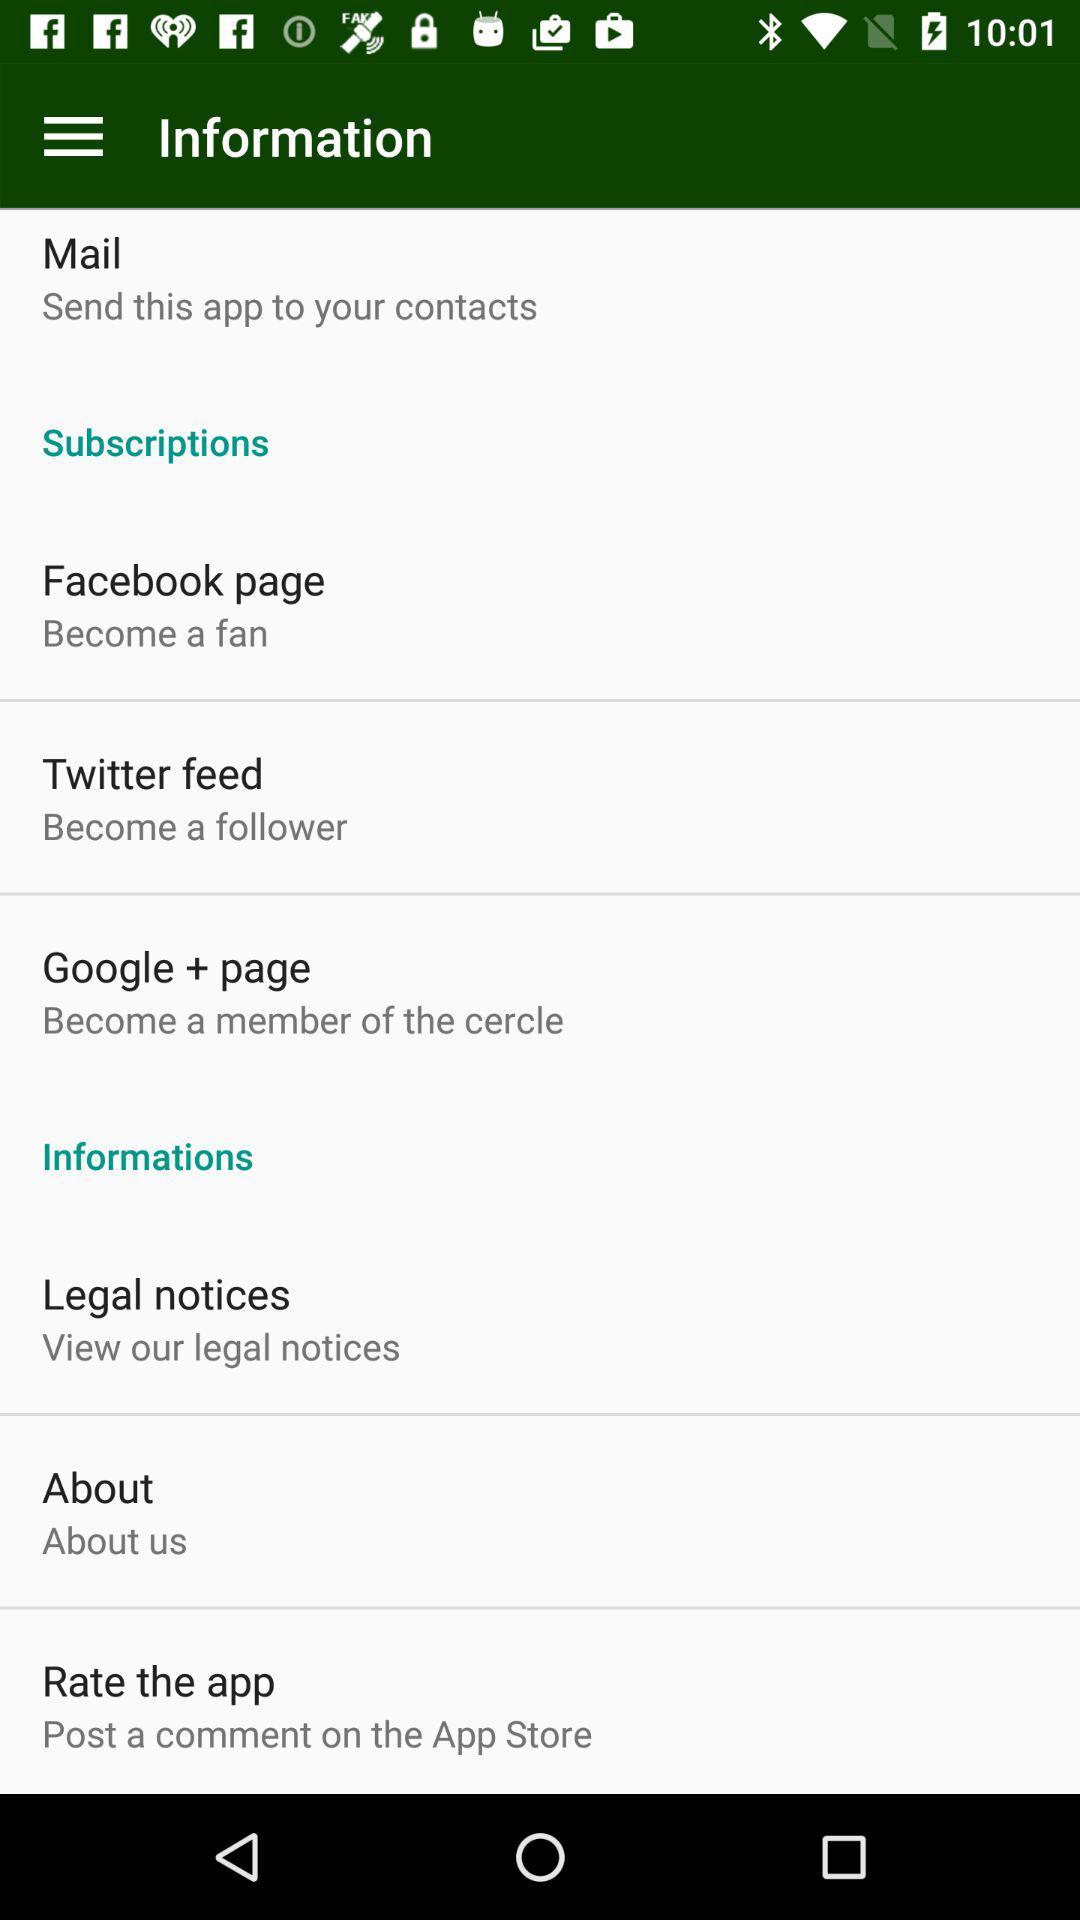 The width and height of the screenshot is (1080, 1920). I want to click on app next to information, so click(72, 135).